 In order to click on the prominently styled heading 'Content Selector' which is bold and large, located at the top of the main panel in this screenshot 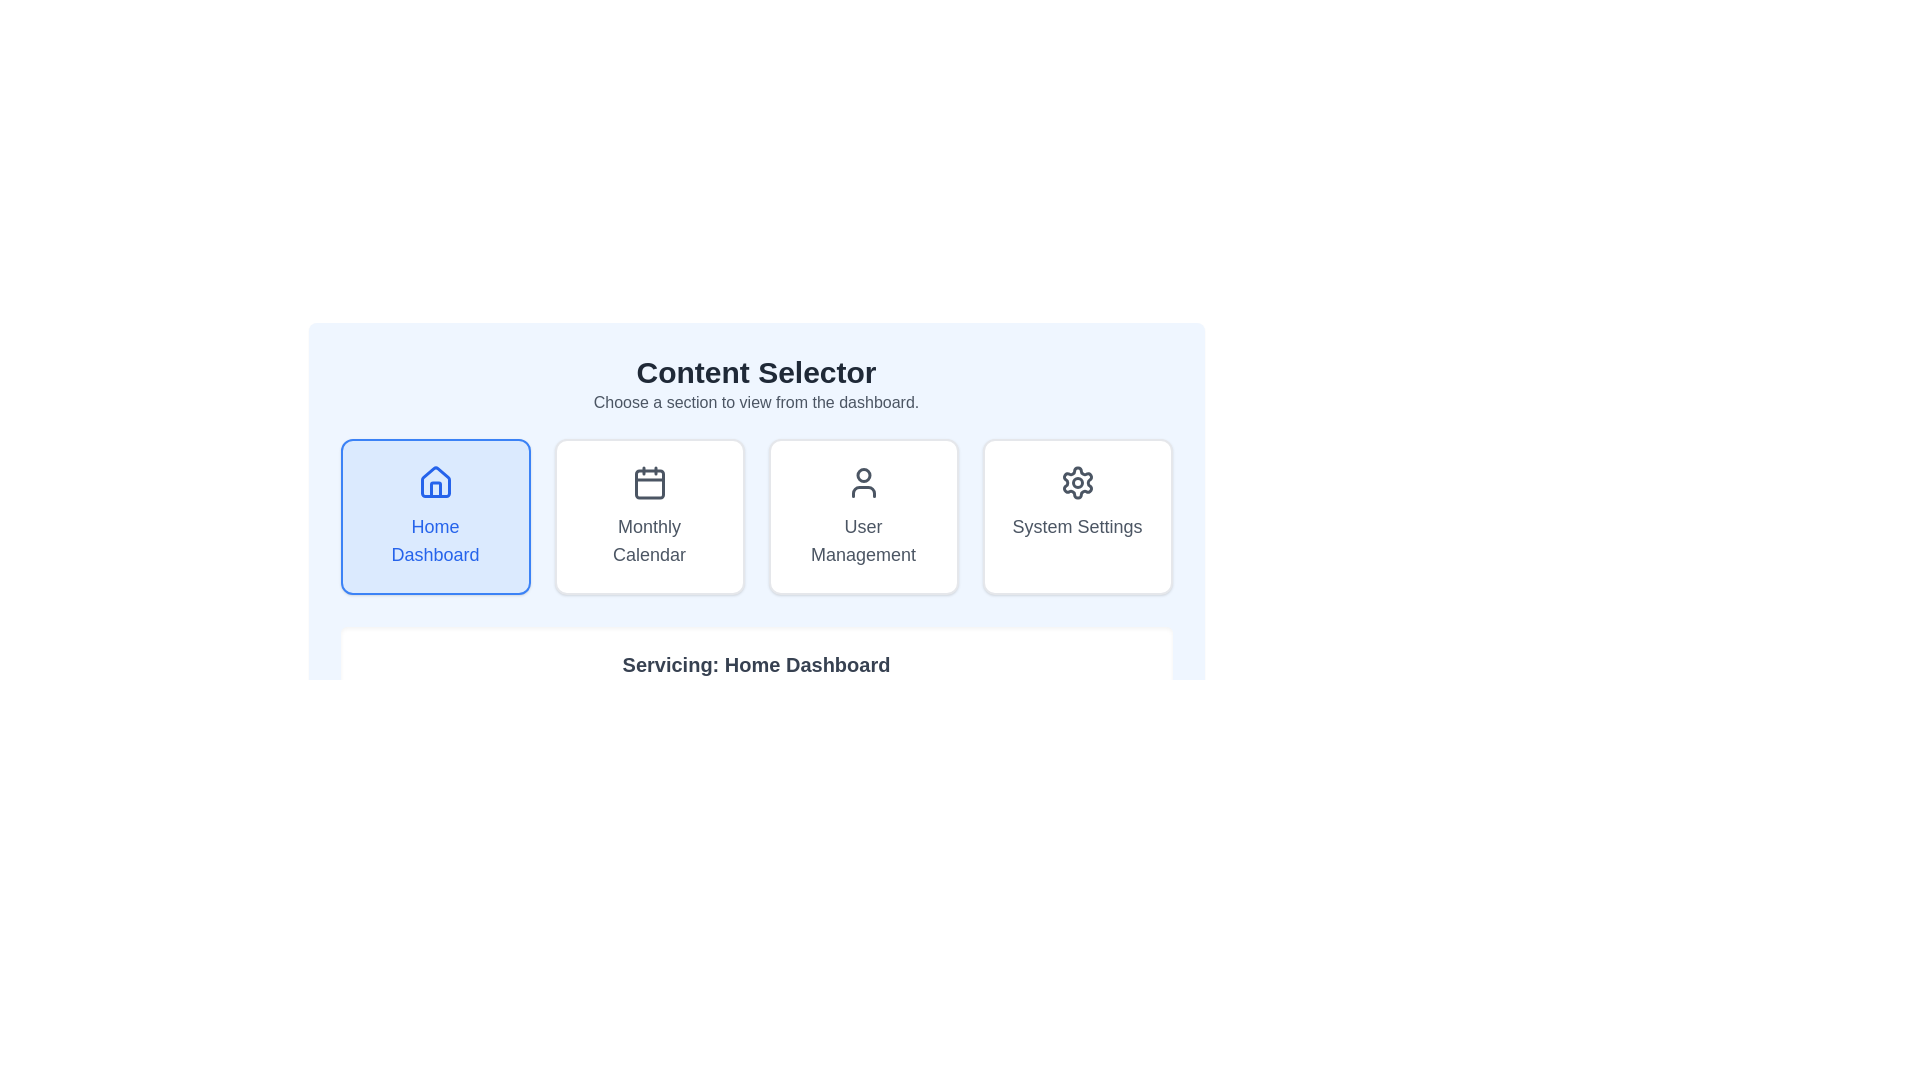, I will do `click(755, 373)`.